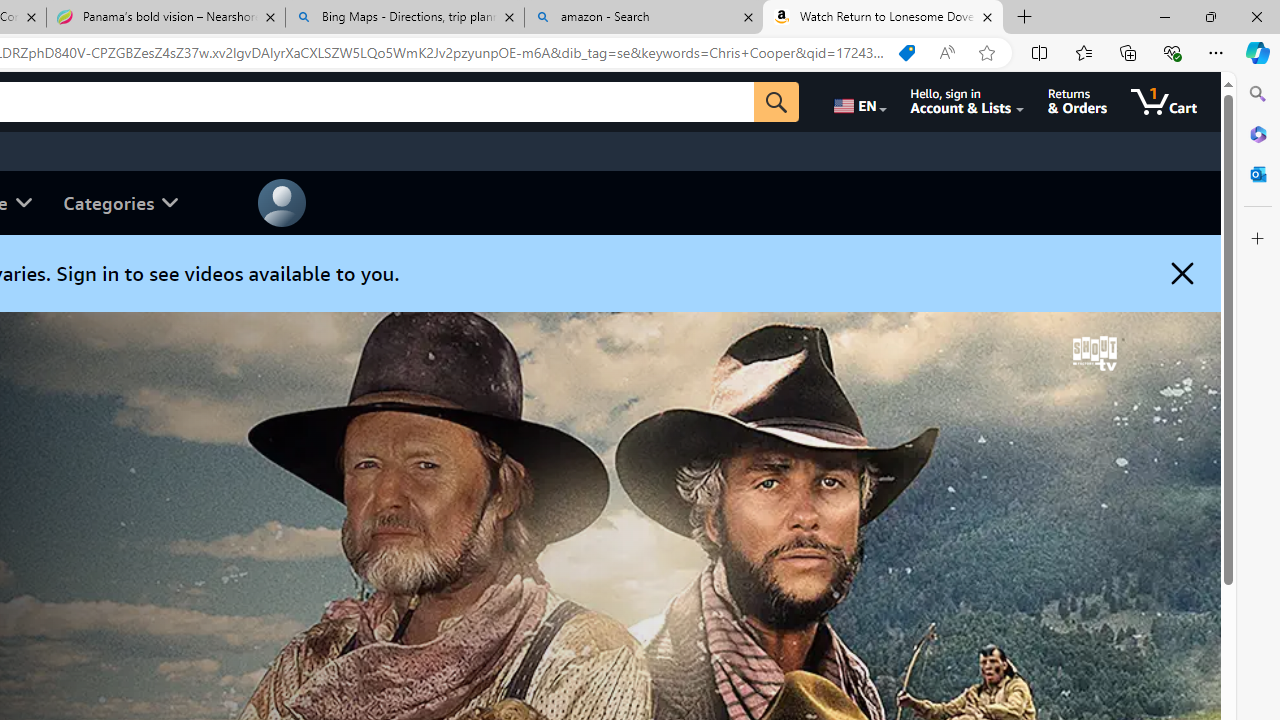 This screenshot has height=720, width=1280. What do you see at coordinates (882, 17) in the screenshot?
I see `'Watch Return to Lonesome Dove Season 1 | Prime Video'` at bounding box center [882, 17].